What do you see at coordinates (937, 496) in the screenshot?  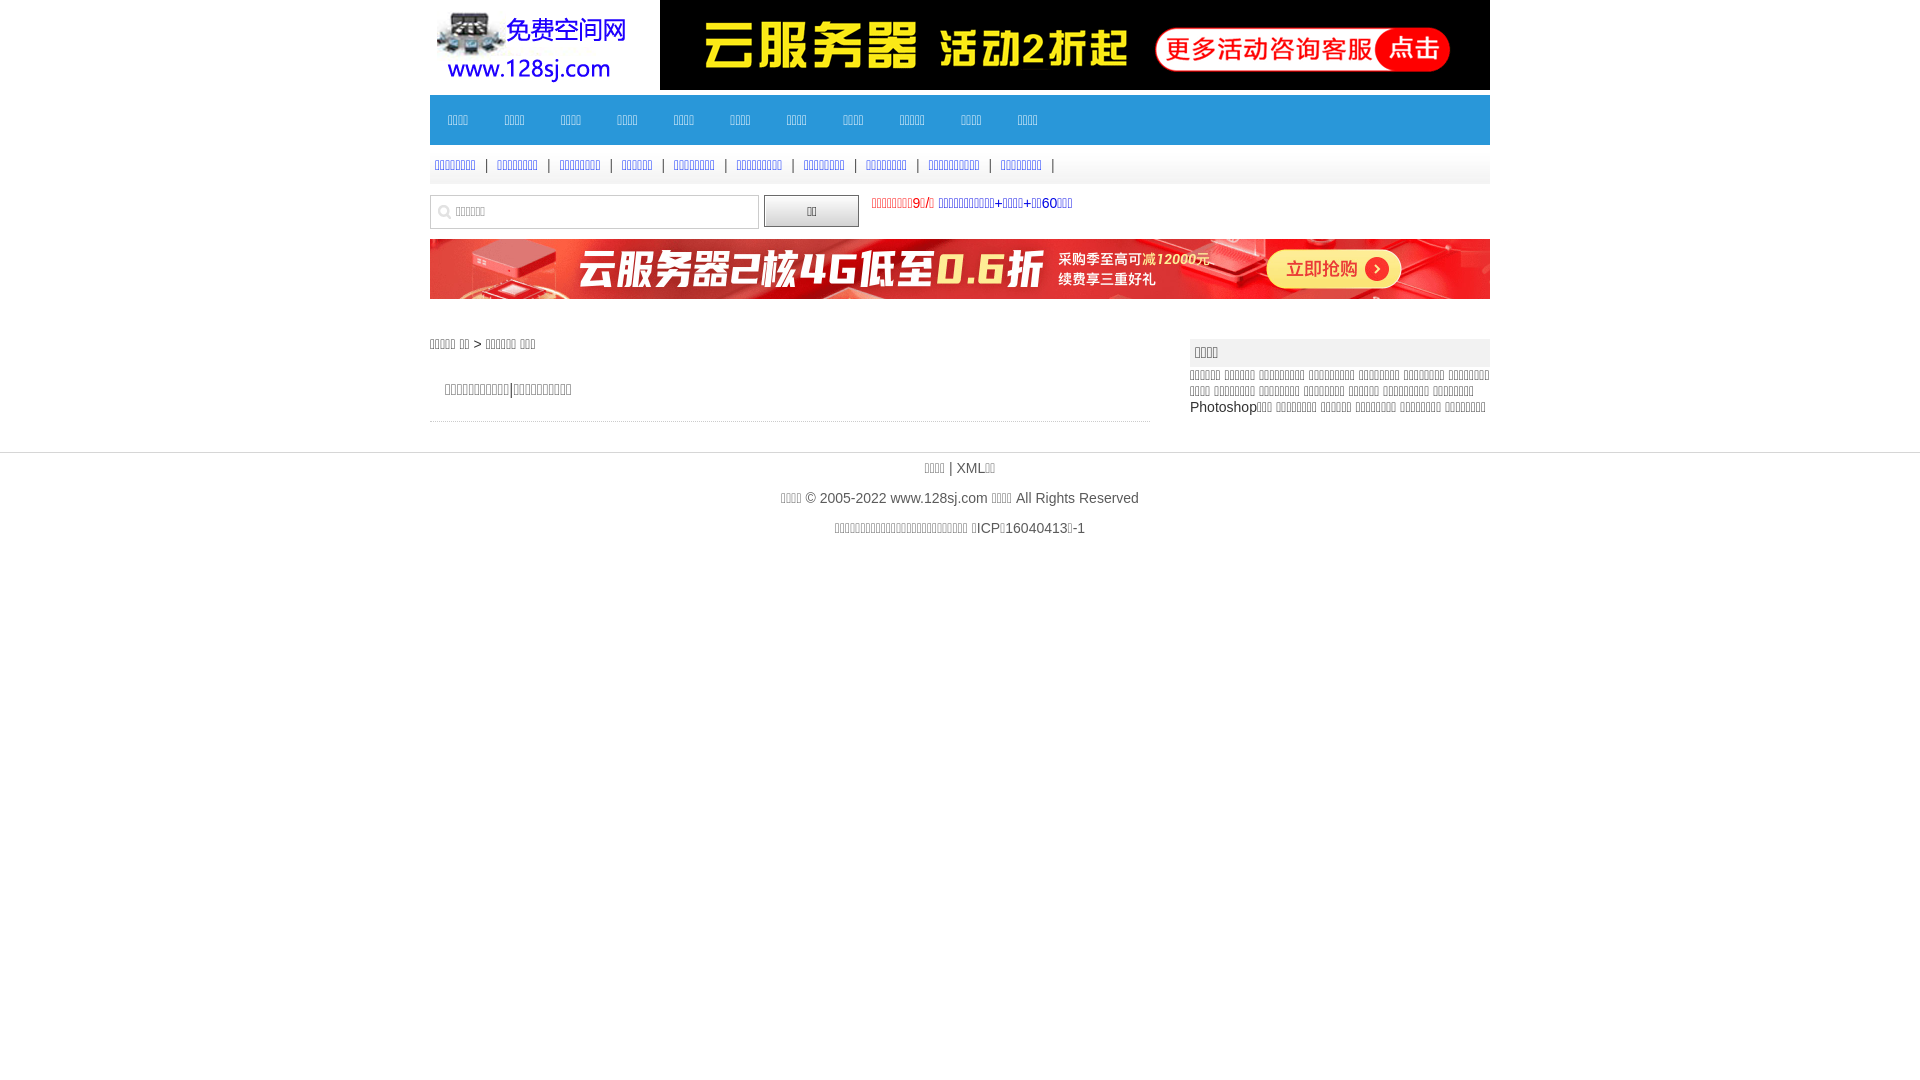 I see `'www.128sj.com'` at bounding box center [937, 496].